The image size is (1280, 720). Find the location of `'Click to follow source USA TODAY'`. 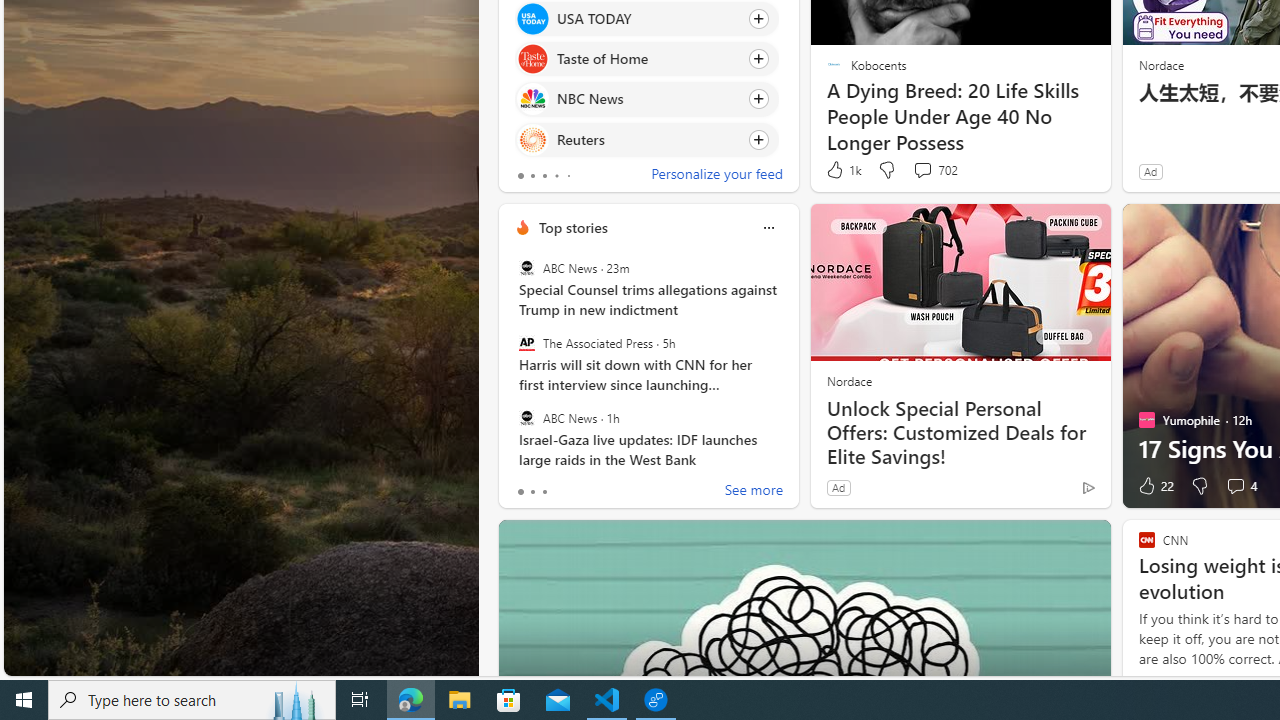

'Click to follow source USA TODAY' is located at coordinates (647, 18).